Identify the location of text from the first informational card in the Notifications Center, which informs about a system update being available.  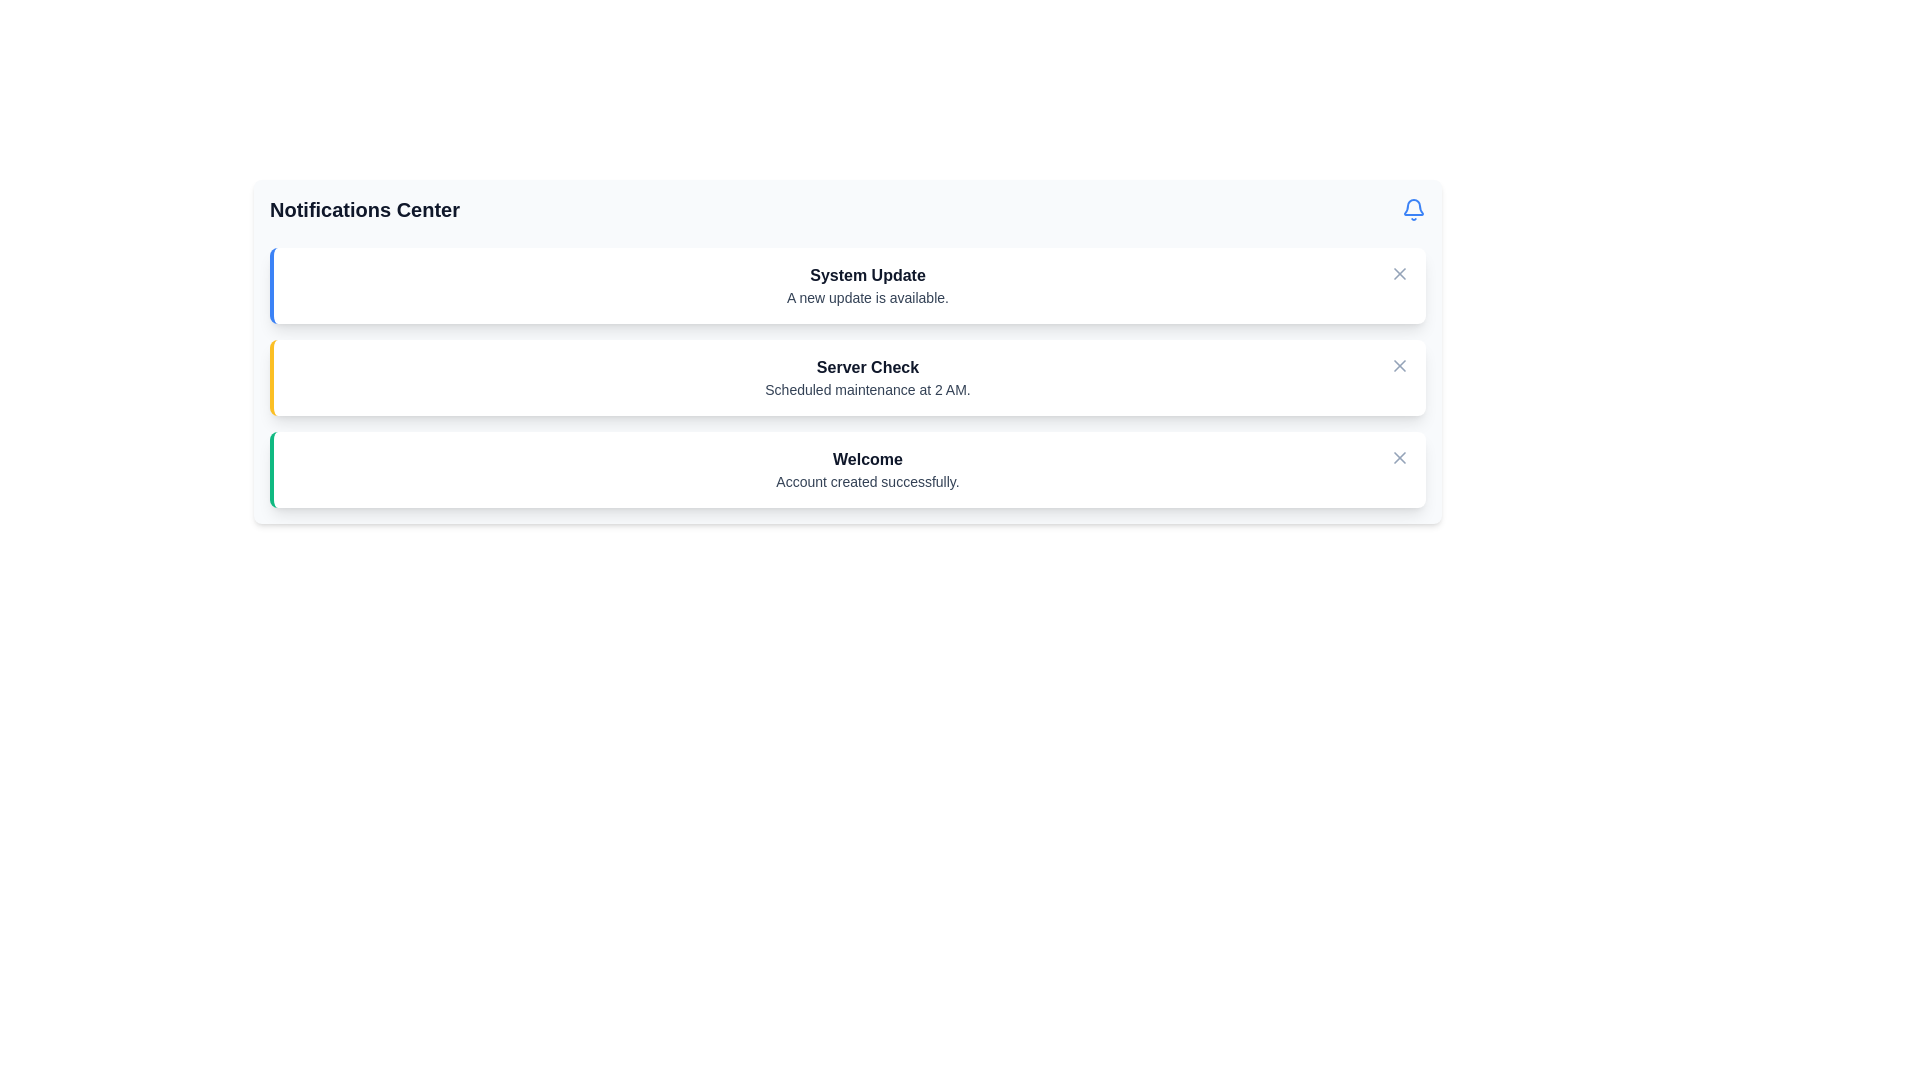
(868, 285).